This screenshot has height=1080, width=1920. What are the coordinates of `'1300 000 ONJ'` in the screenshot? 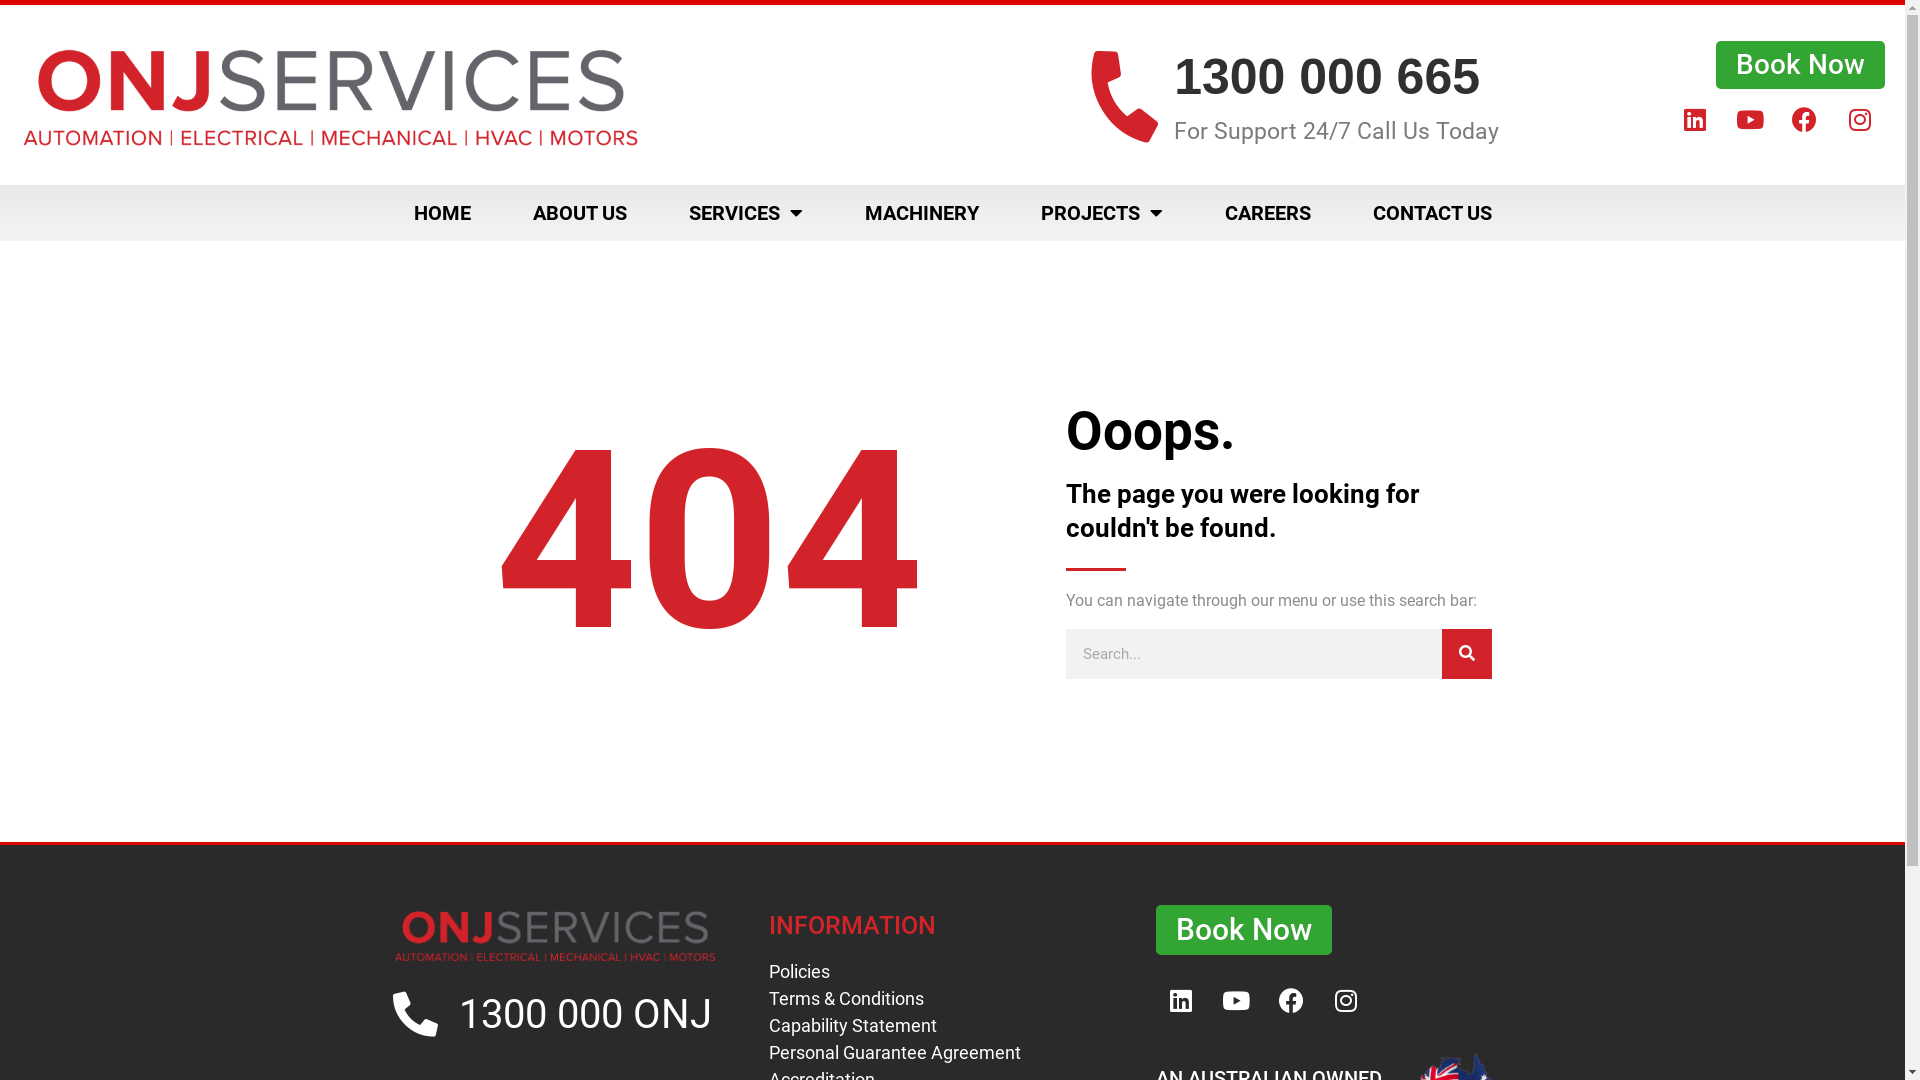 It's located at (584, 1014).